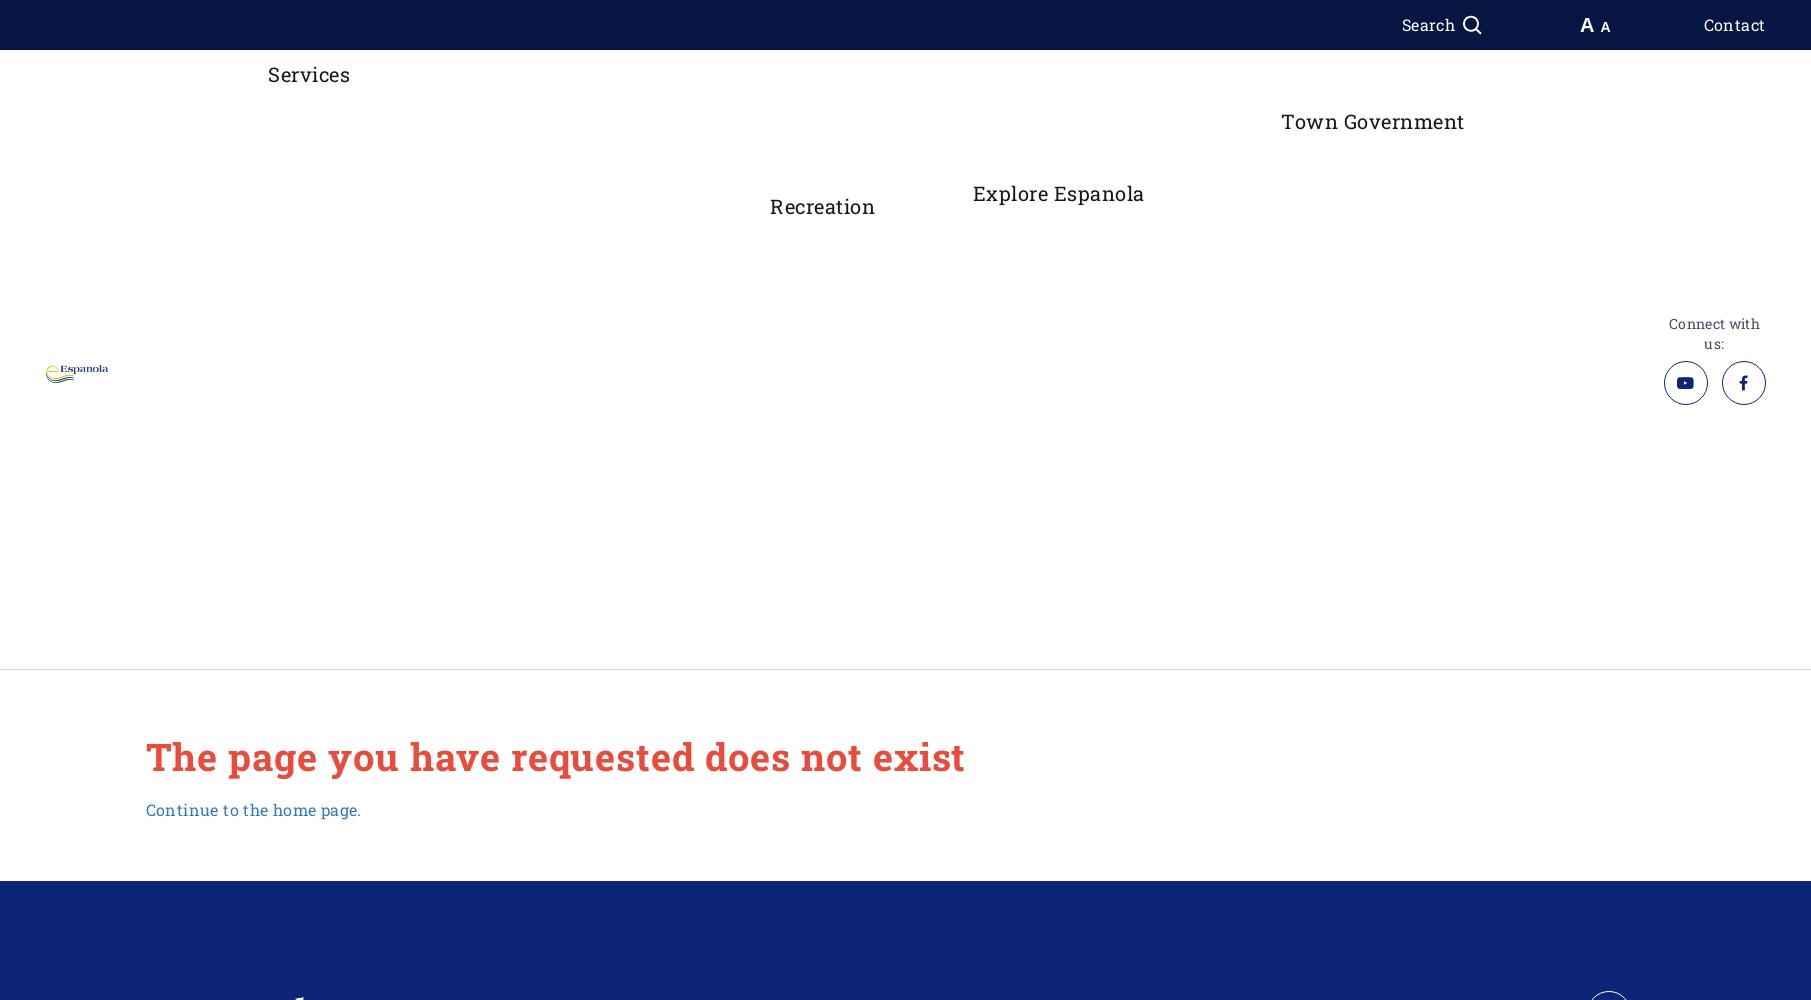 This screenshot has height=1000, width=1811. What do you see at coordinates (303, 214) in the screenshot?
I see `'A to Z Service Listings'` at bounding box center [303, 214].